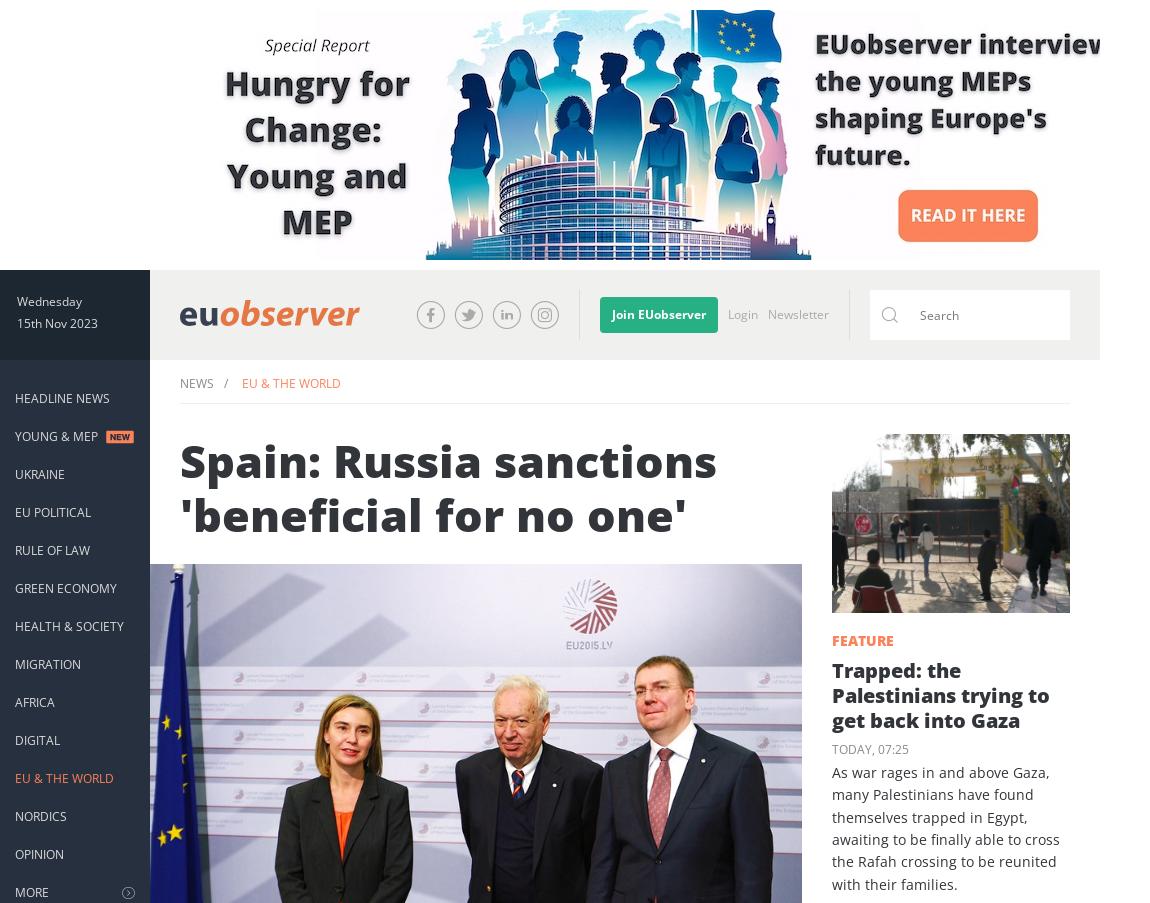  I want to click on 'Health & Society', so click(68, 626).